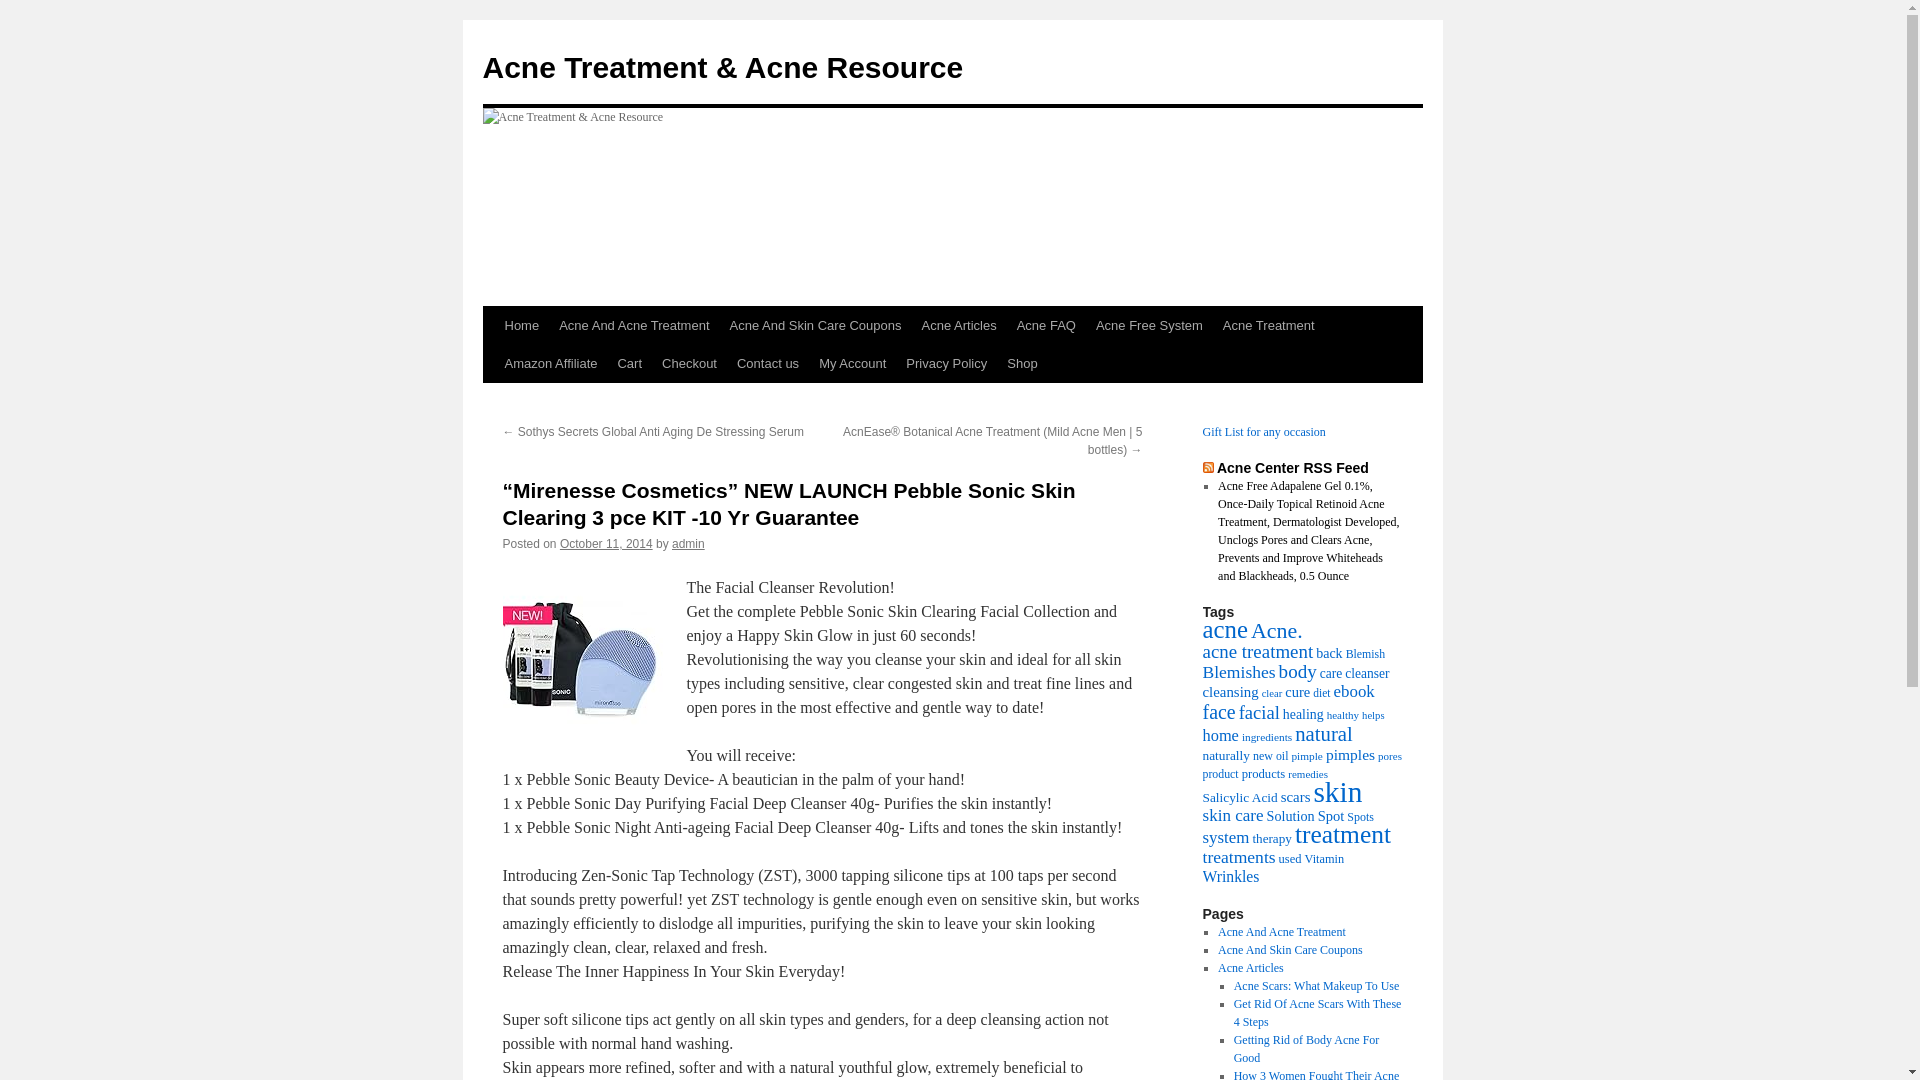 The image size is (1920, 1080). Describe the element at coordinates (816, 325) in the screenshot. I see `'Acne And Skin Care Coupons'` at that location.